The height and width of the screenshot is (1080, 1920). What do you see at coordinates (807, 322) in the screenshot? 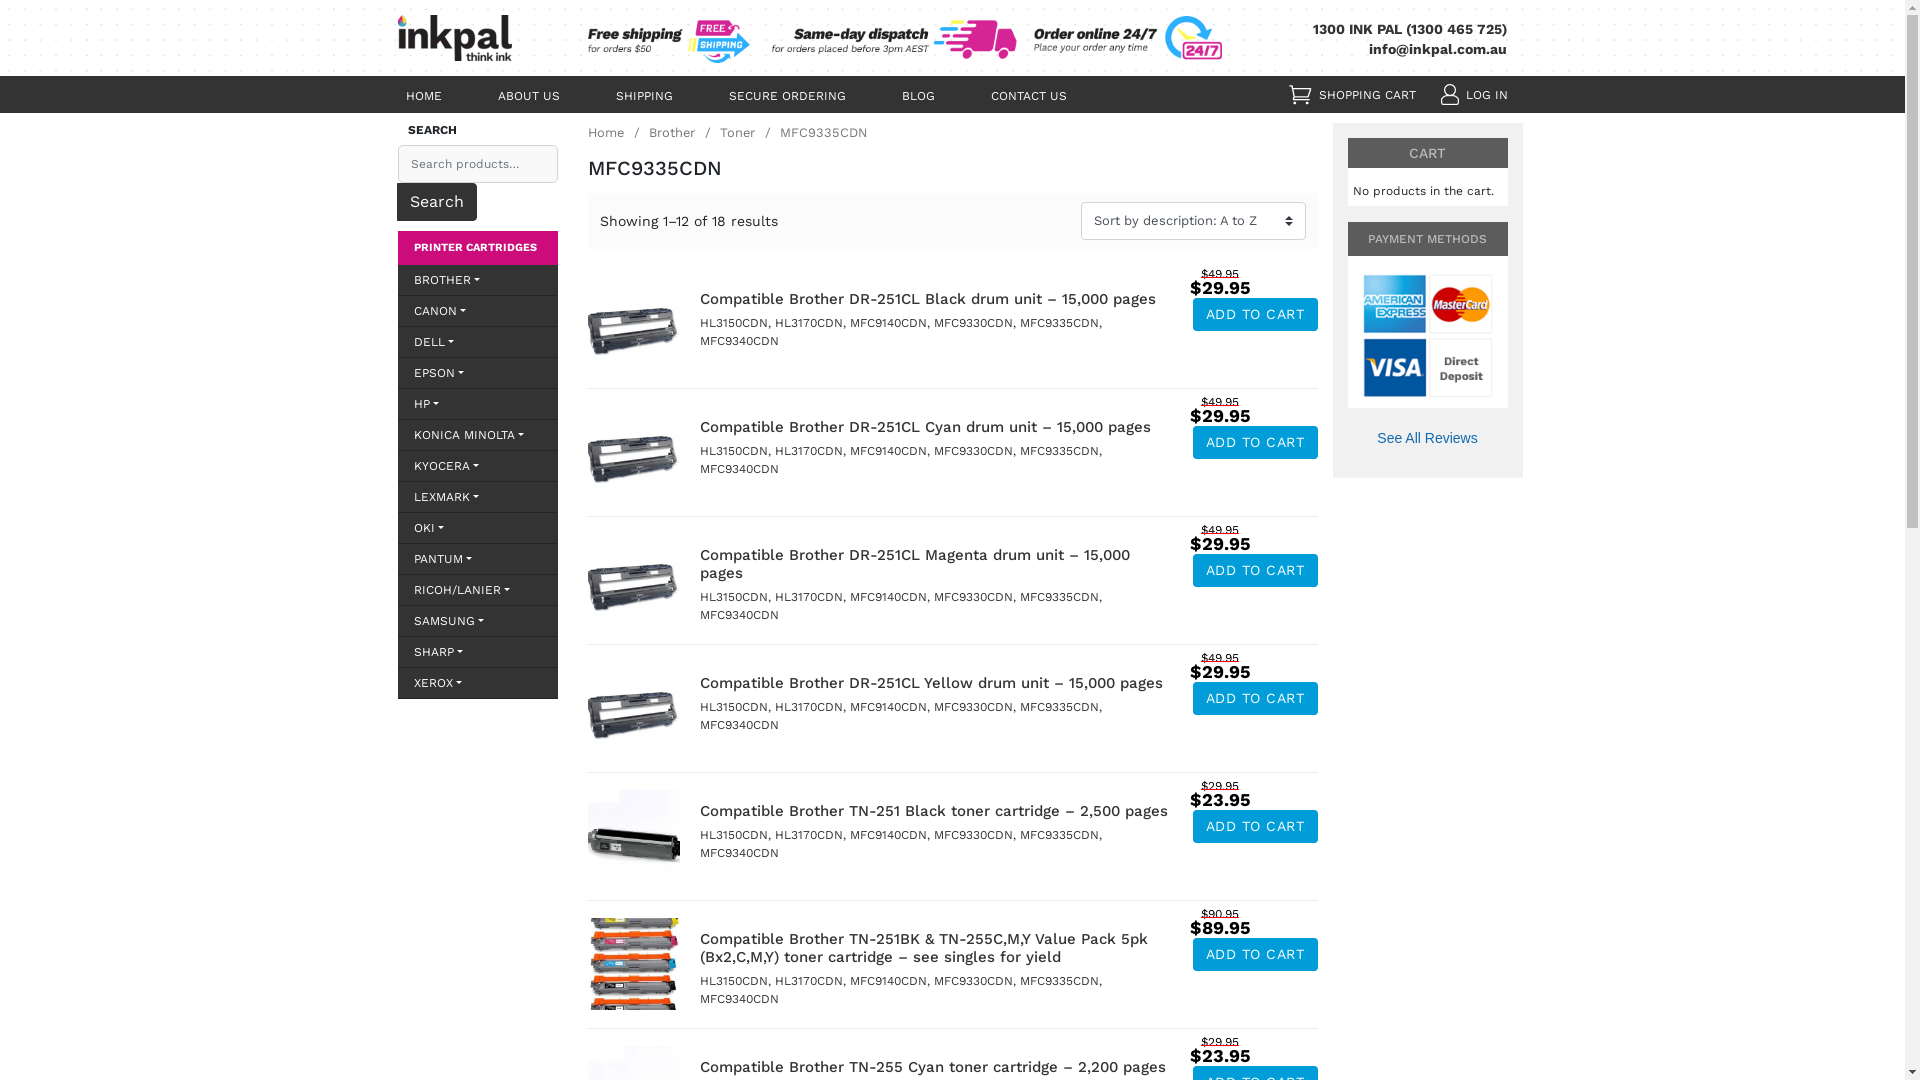
I see `'HL3170CDN'` at bounding box center [807, 322].